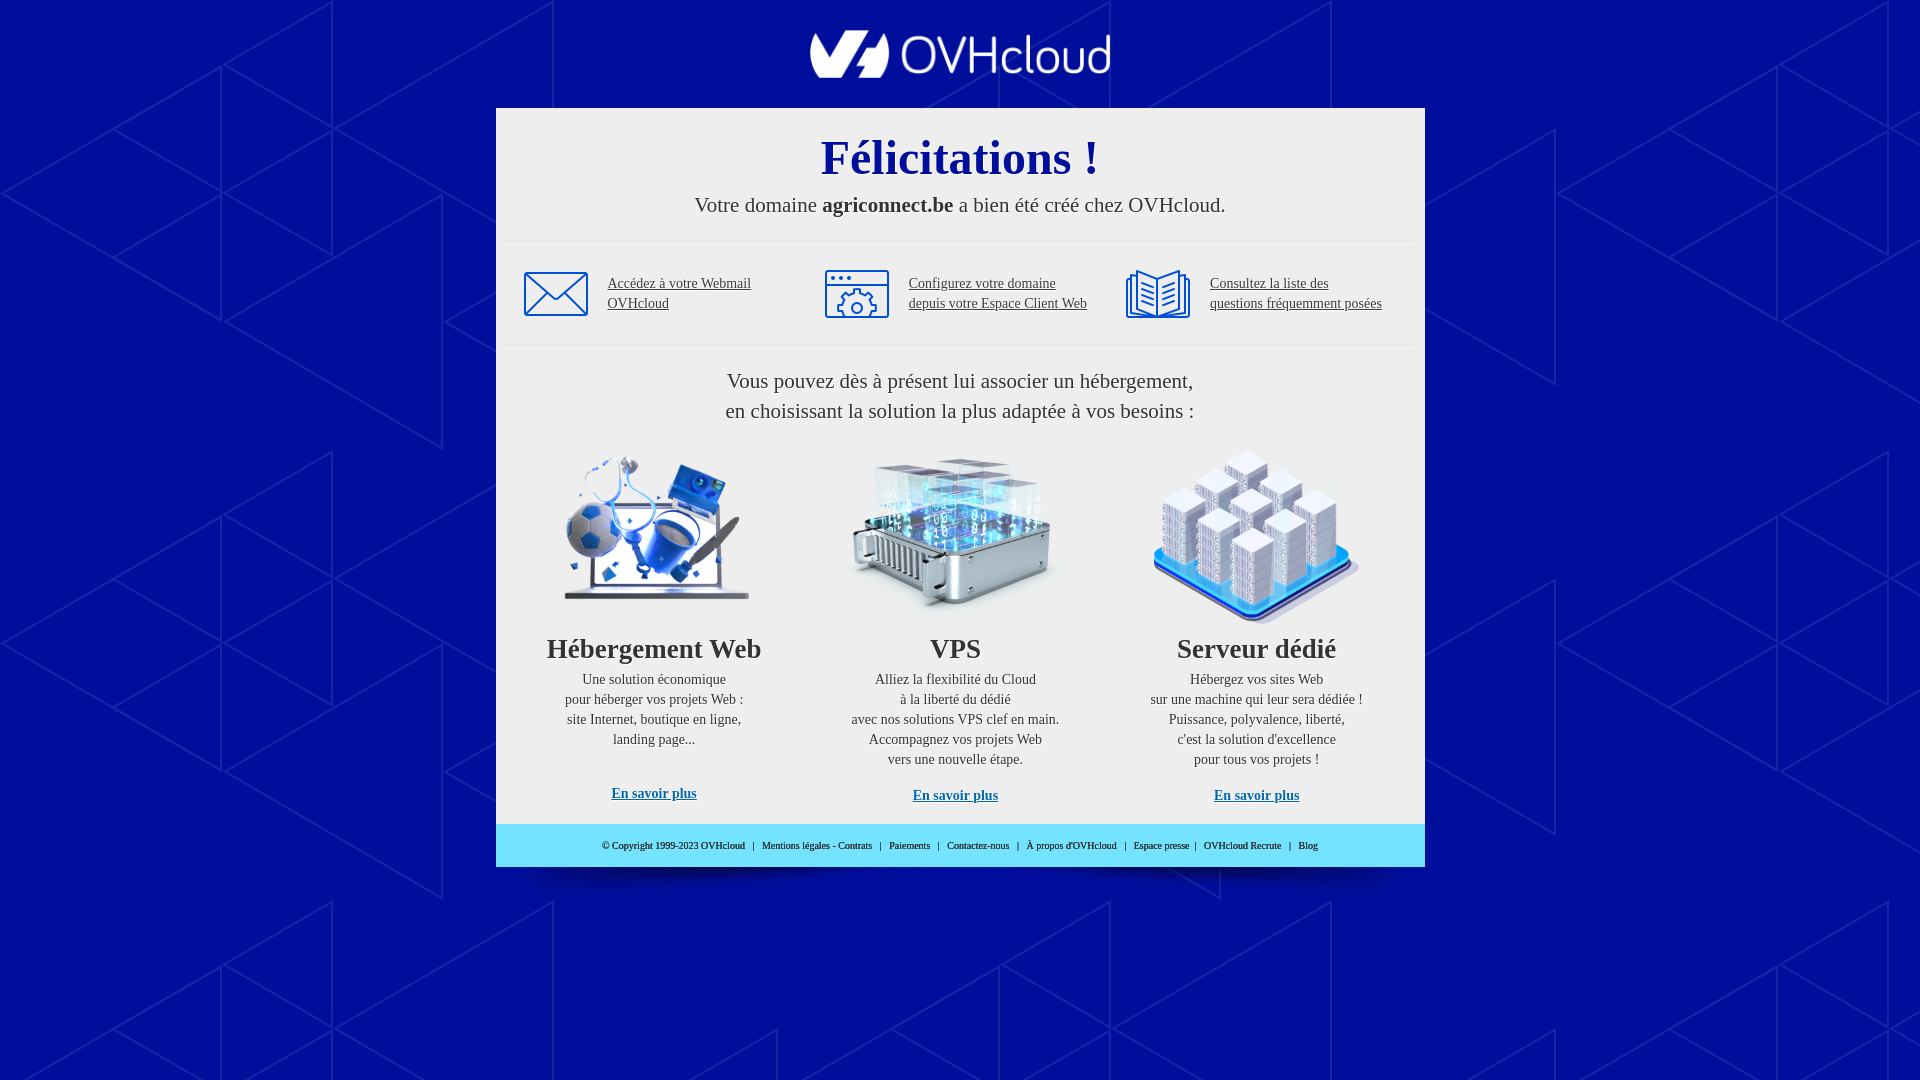  Describe the element at coordinates (945, 845) in the screenshot. I see `'Contactez-nous'` at that location.